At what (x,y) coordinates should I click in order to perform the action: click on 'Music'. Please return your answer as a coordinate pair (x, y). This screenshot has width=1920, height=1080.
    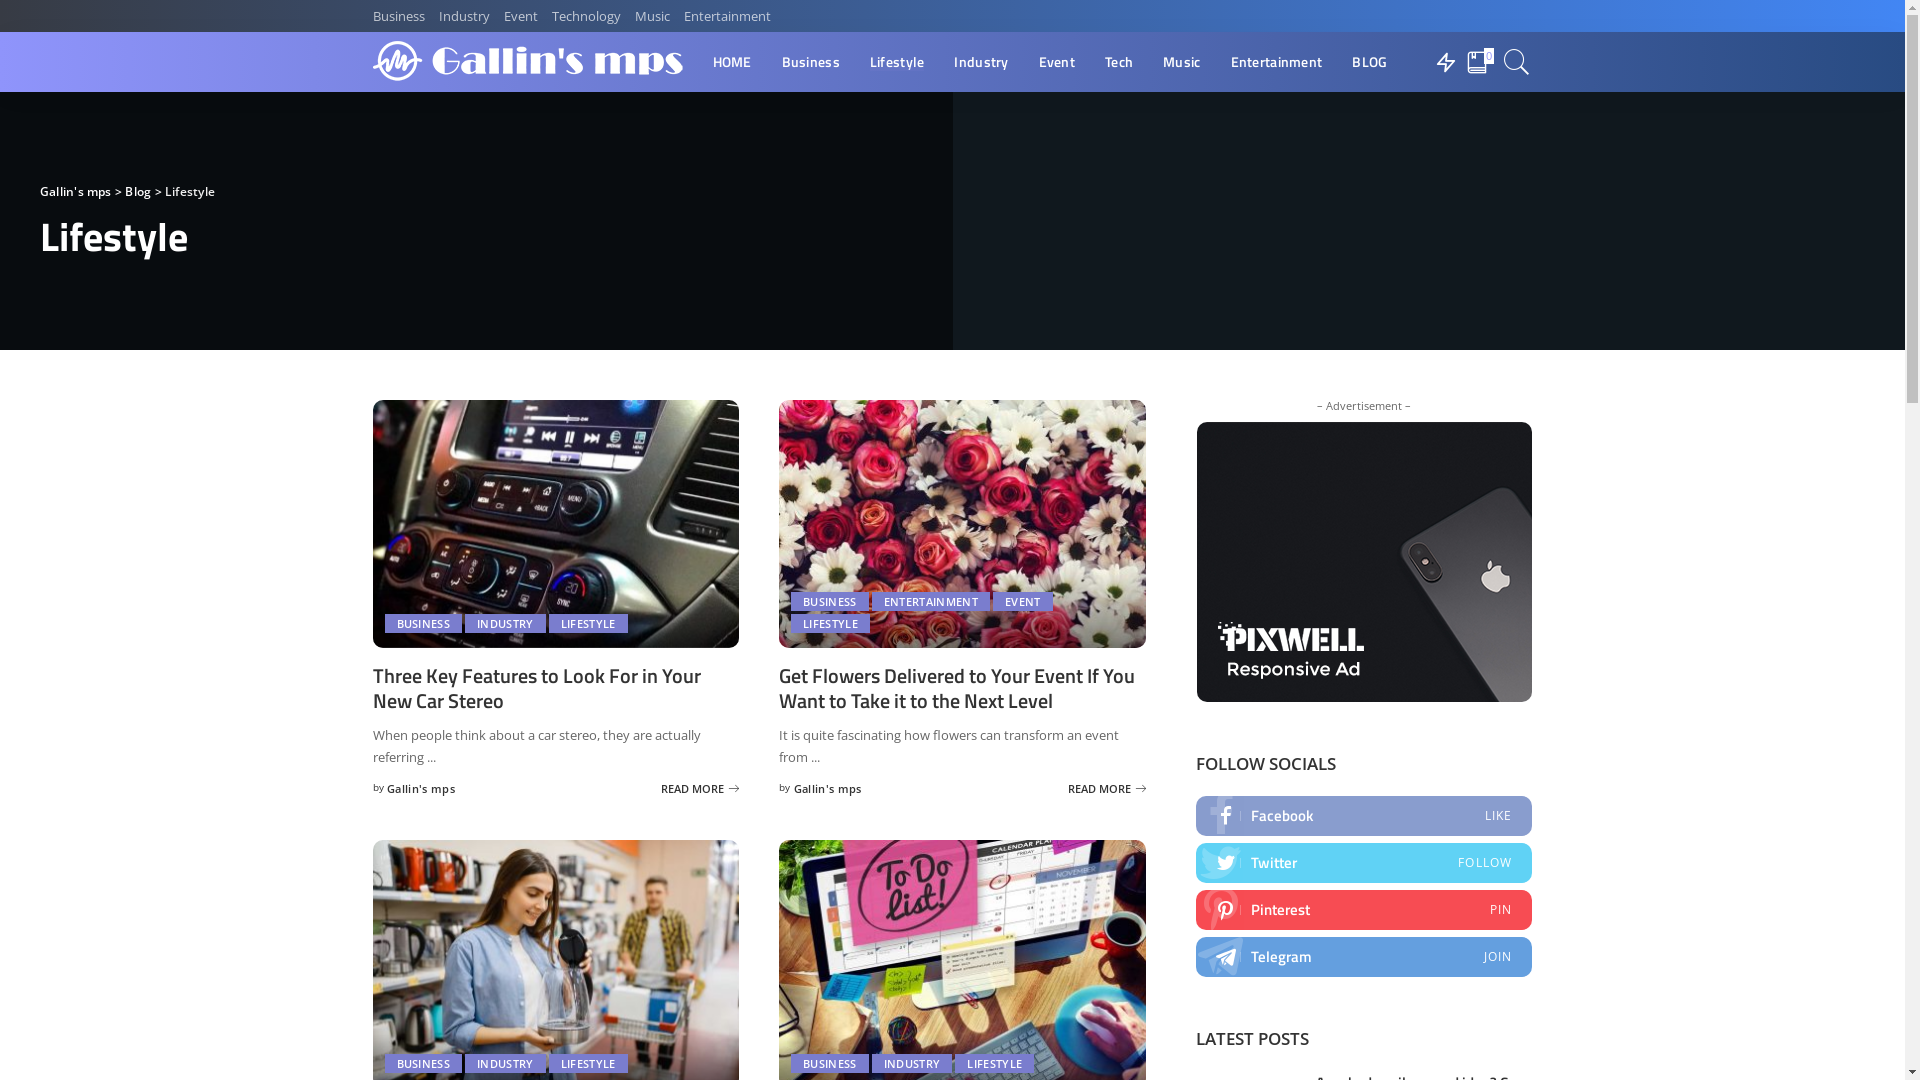
    Looking at the image, I should click on (1181, 60).